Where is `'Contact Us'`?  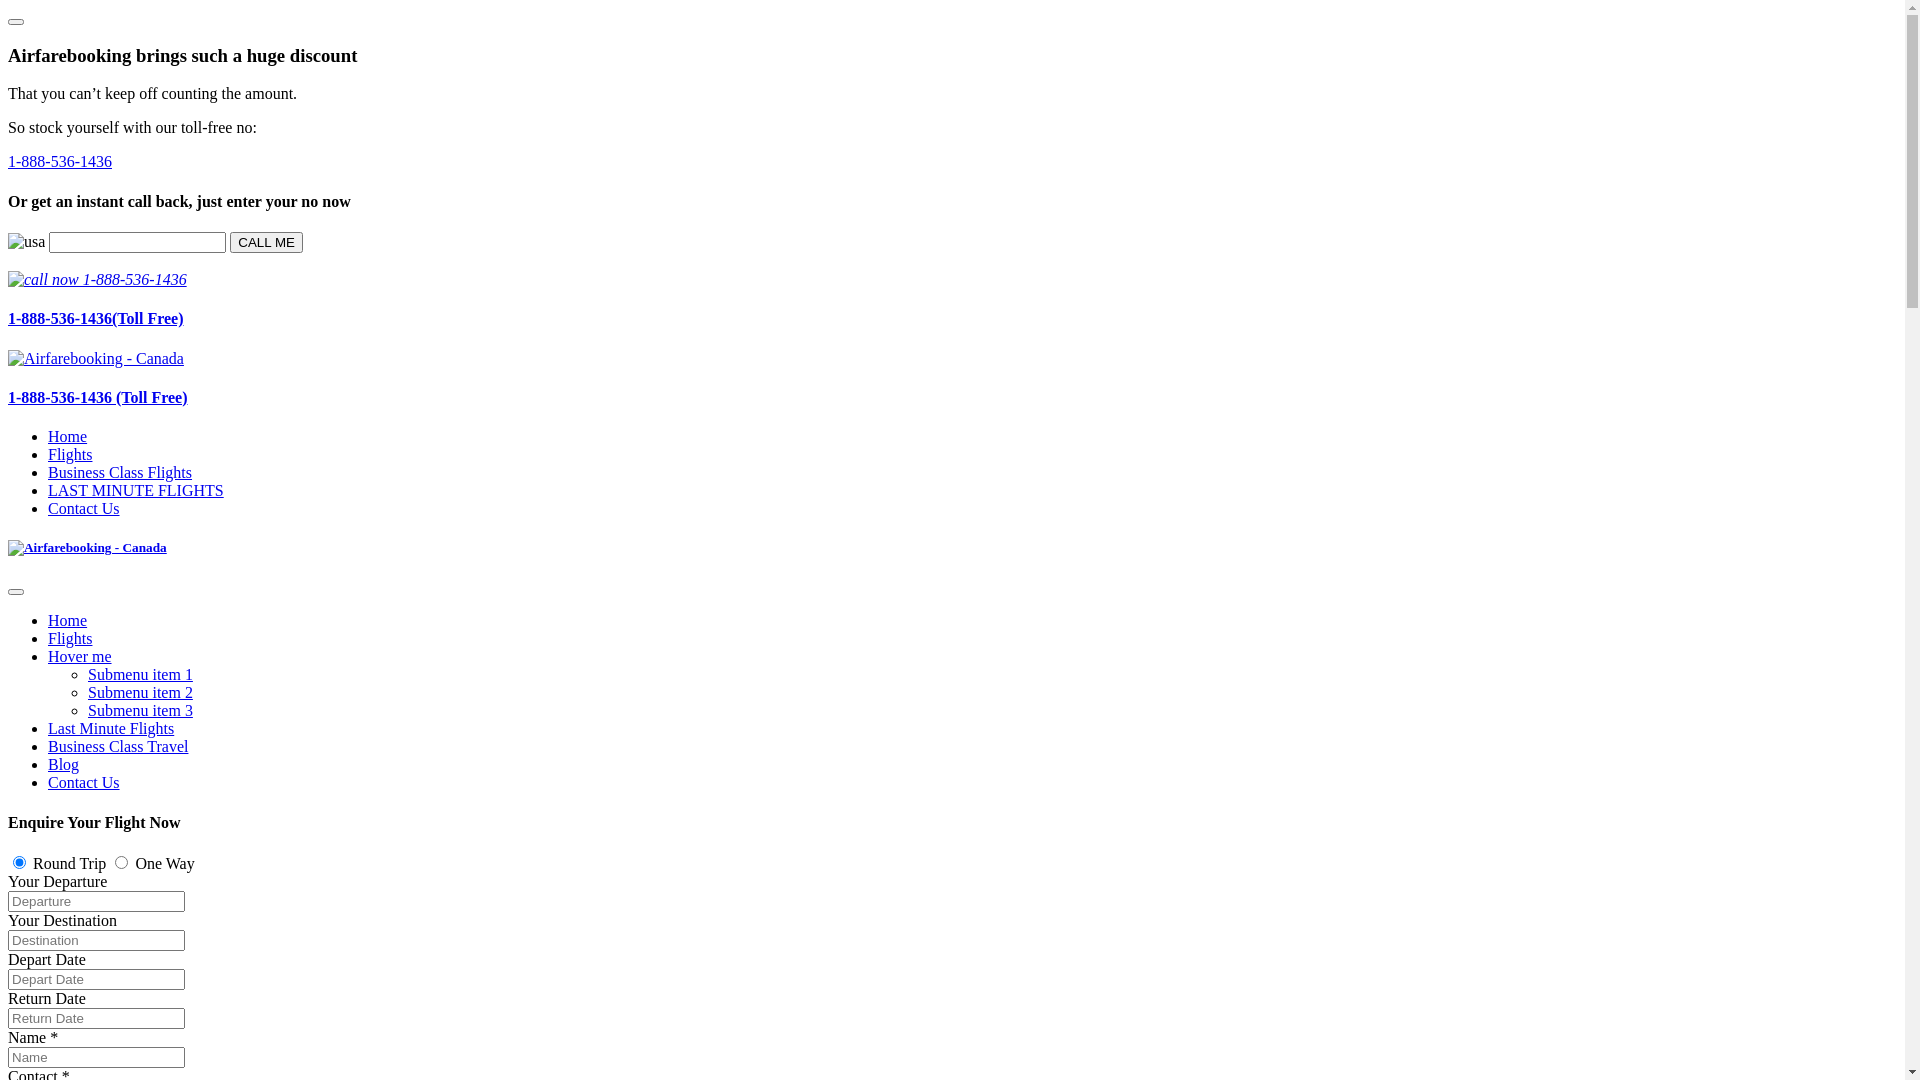
'Contact Us' is located at coordinates (48, 781).